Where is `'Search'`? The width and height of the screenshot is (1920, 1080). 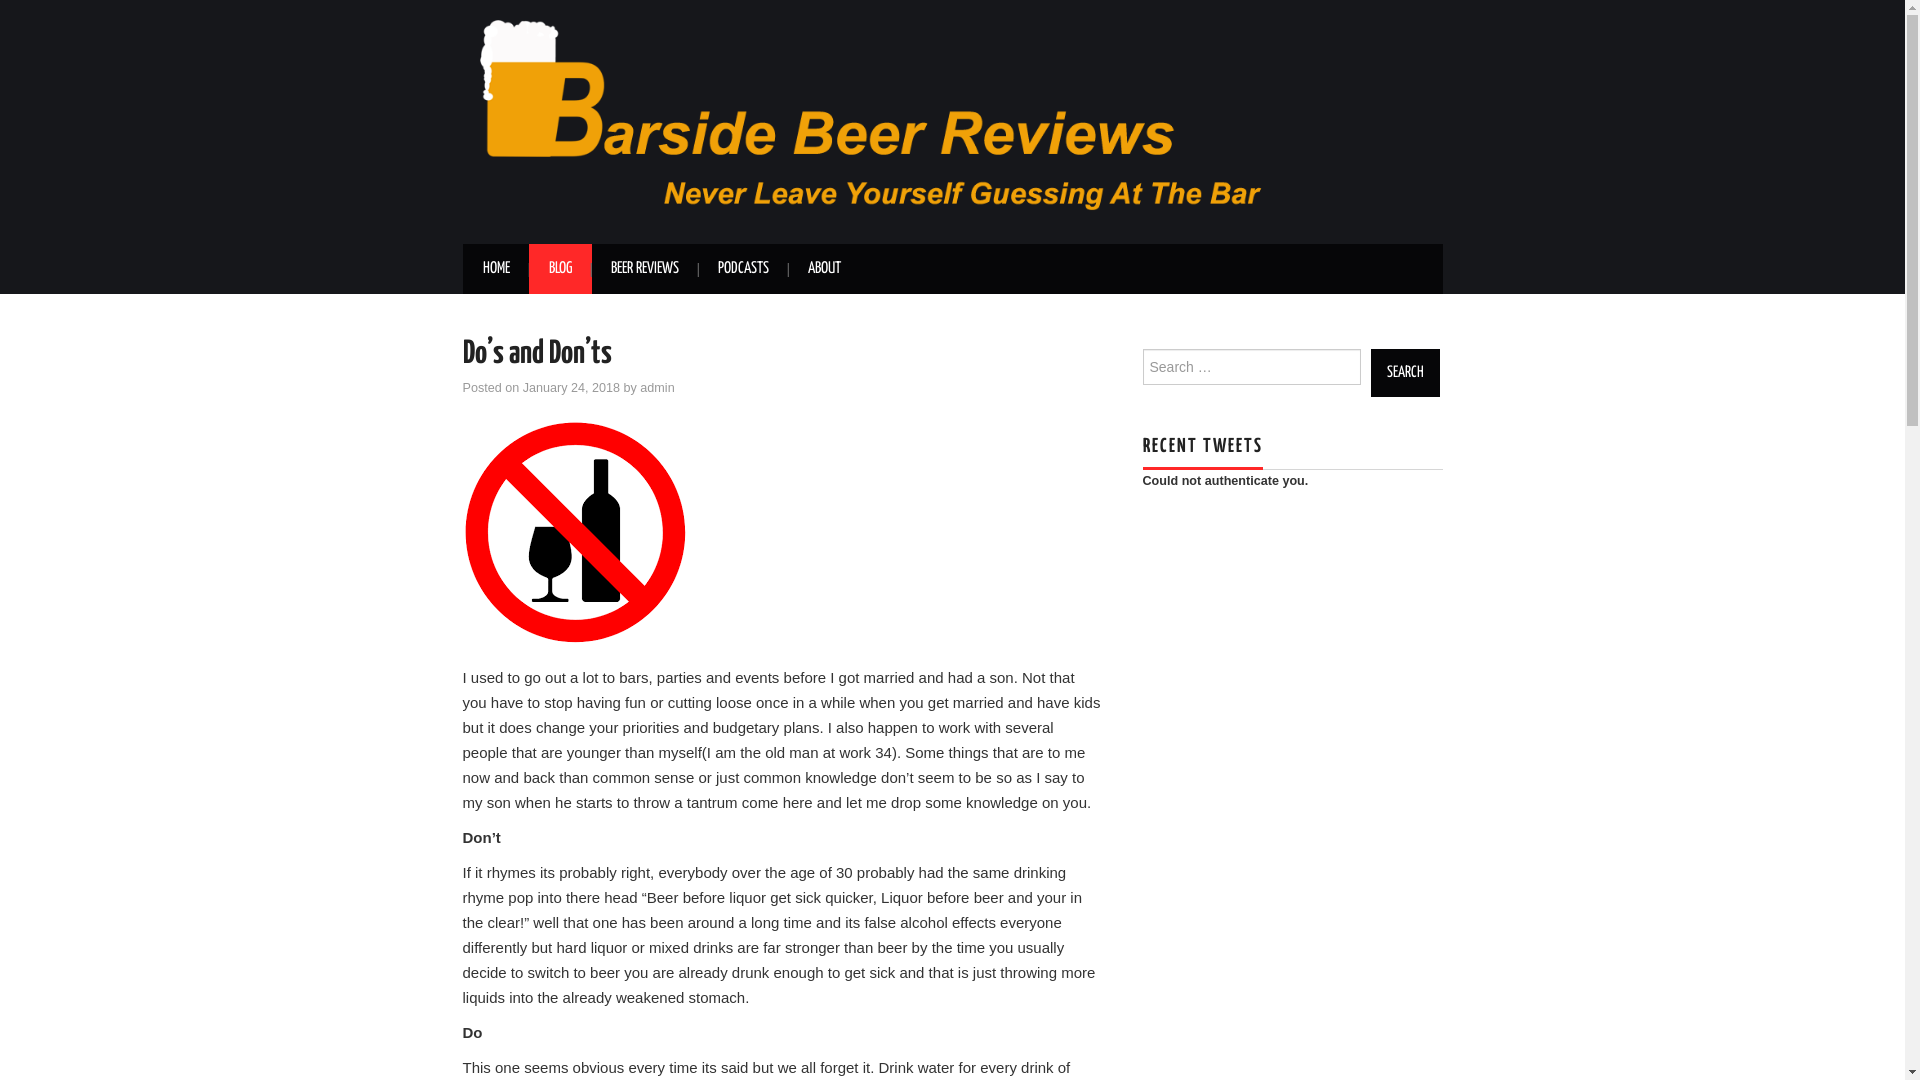
'Search' is located at coordinates (1403, 373).